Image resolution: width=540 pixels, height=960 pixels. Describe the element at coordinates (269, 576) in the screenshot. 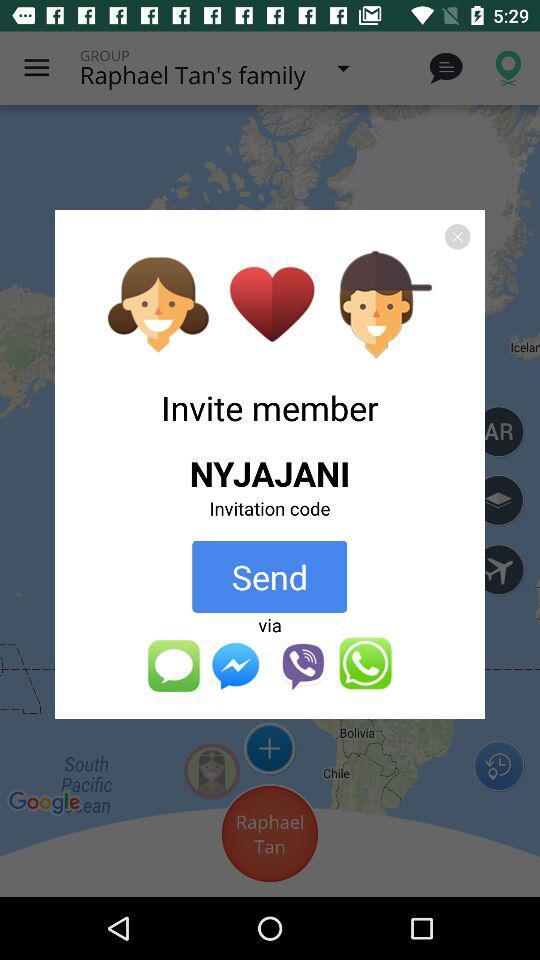

I see `app above the via app` at that location.